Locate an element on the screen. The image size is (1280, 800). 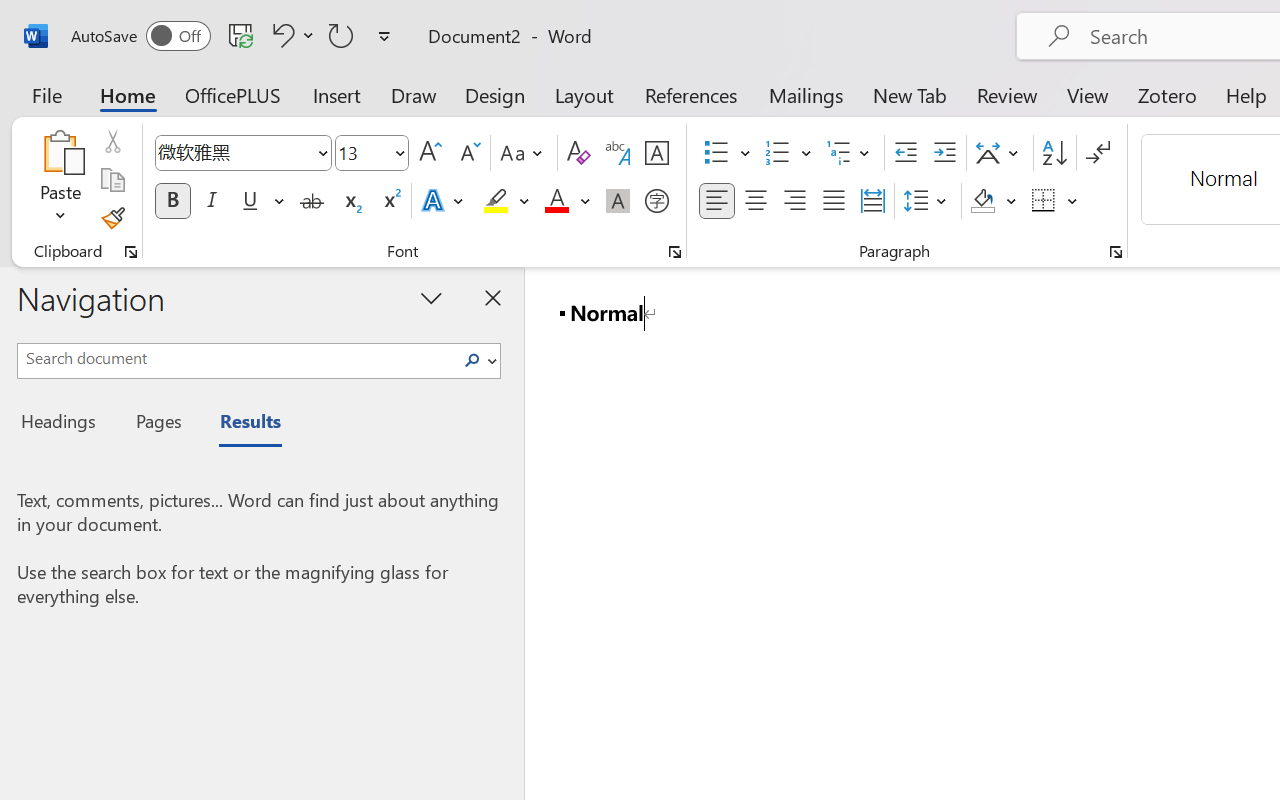
'Save' is located at coordinates (240, 34).